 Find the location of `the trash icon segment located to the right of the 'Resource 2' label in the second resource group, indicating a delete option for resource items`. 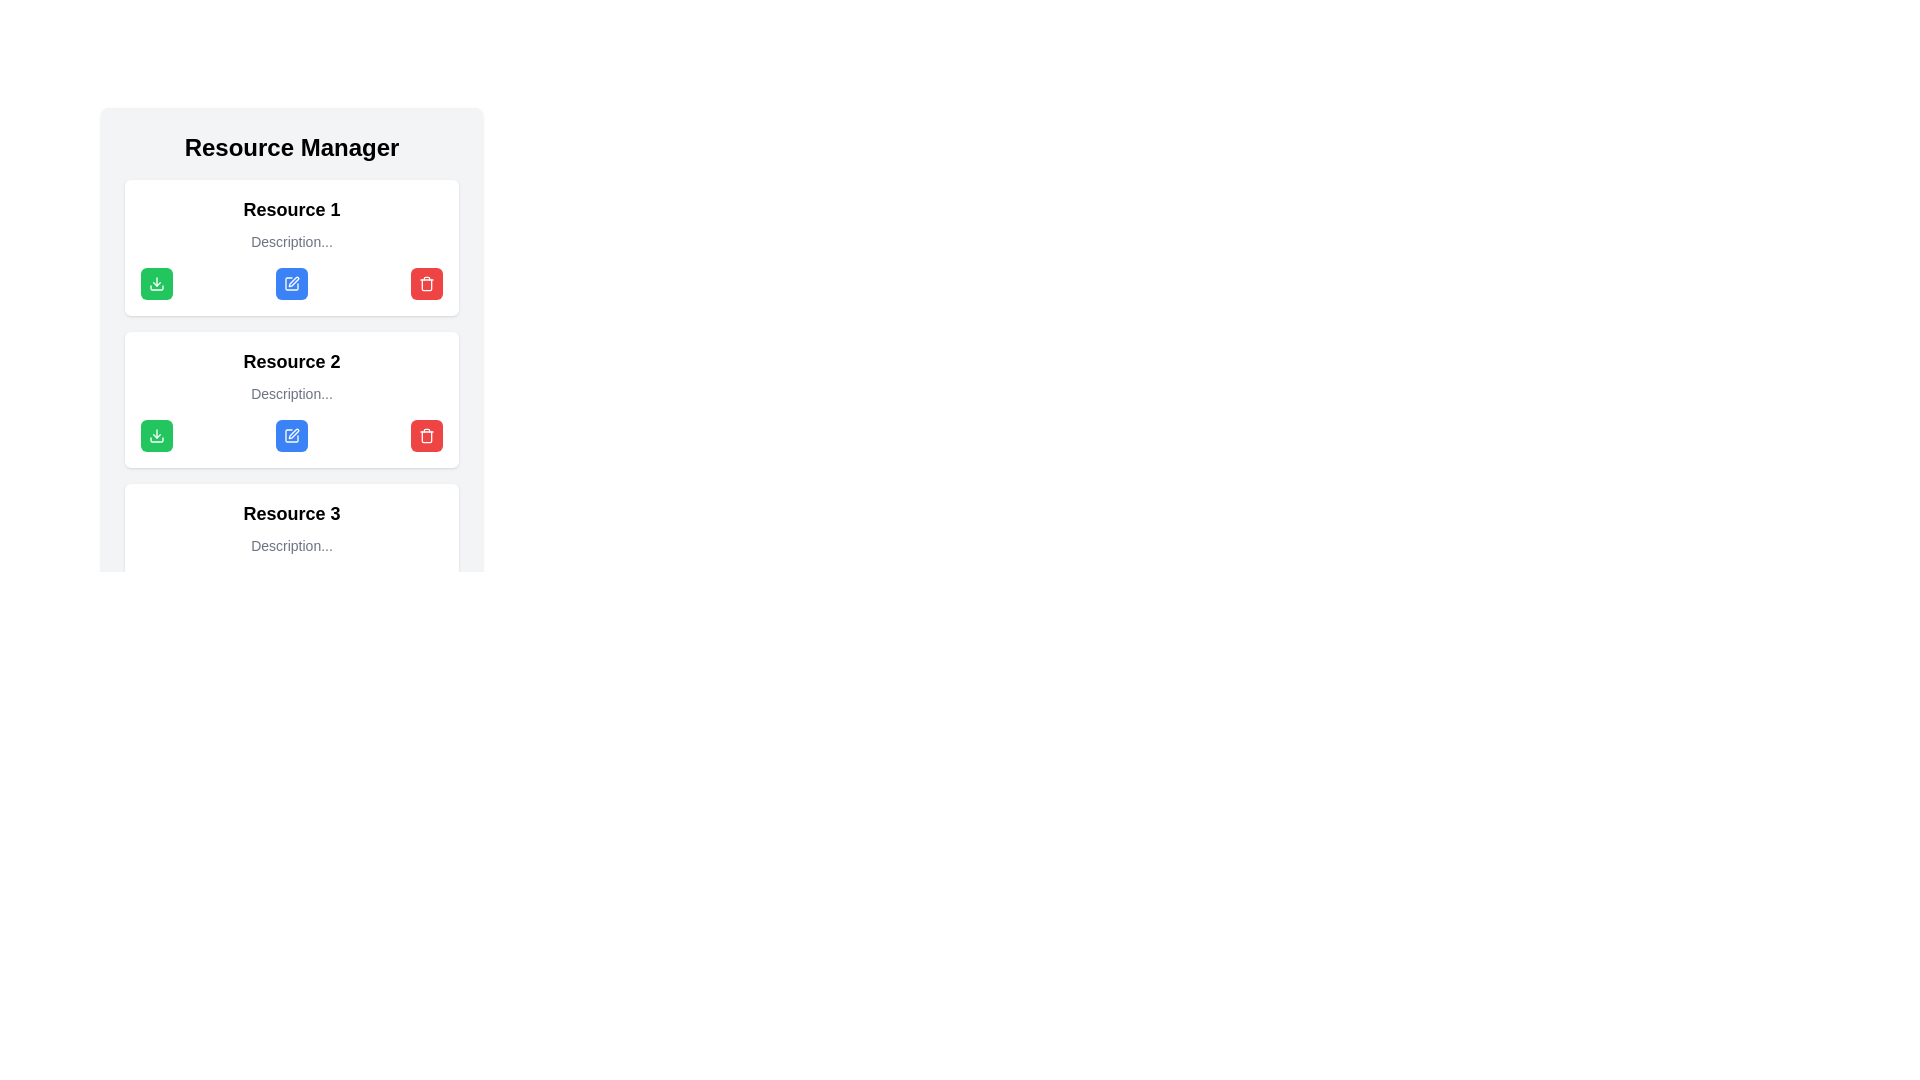

the trash icon segment located to the right of the 'Resource 2' label in the second resource group, indicating a delete option for resource items is located at coordinates (426, 435).